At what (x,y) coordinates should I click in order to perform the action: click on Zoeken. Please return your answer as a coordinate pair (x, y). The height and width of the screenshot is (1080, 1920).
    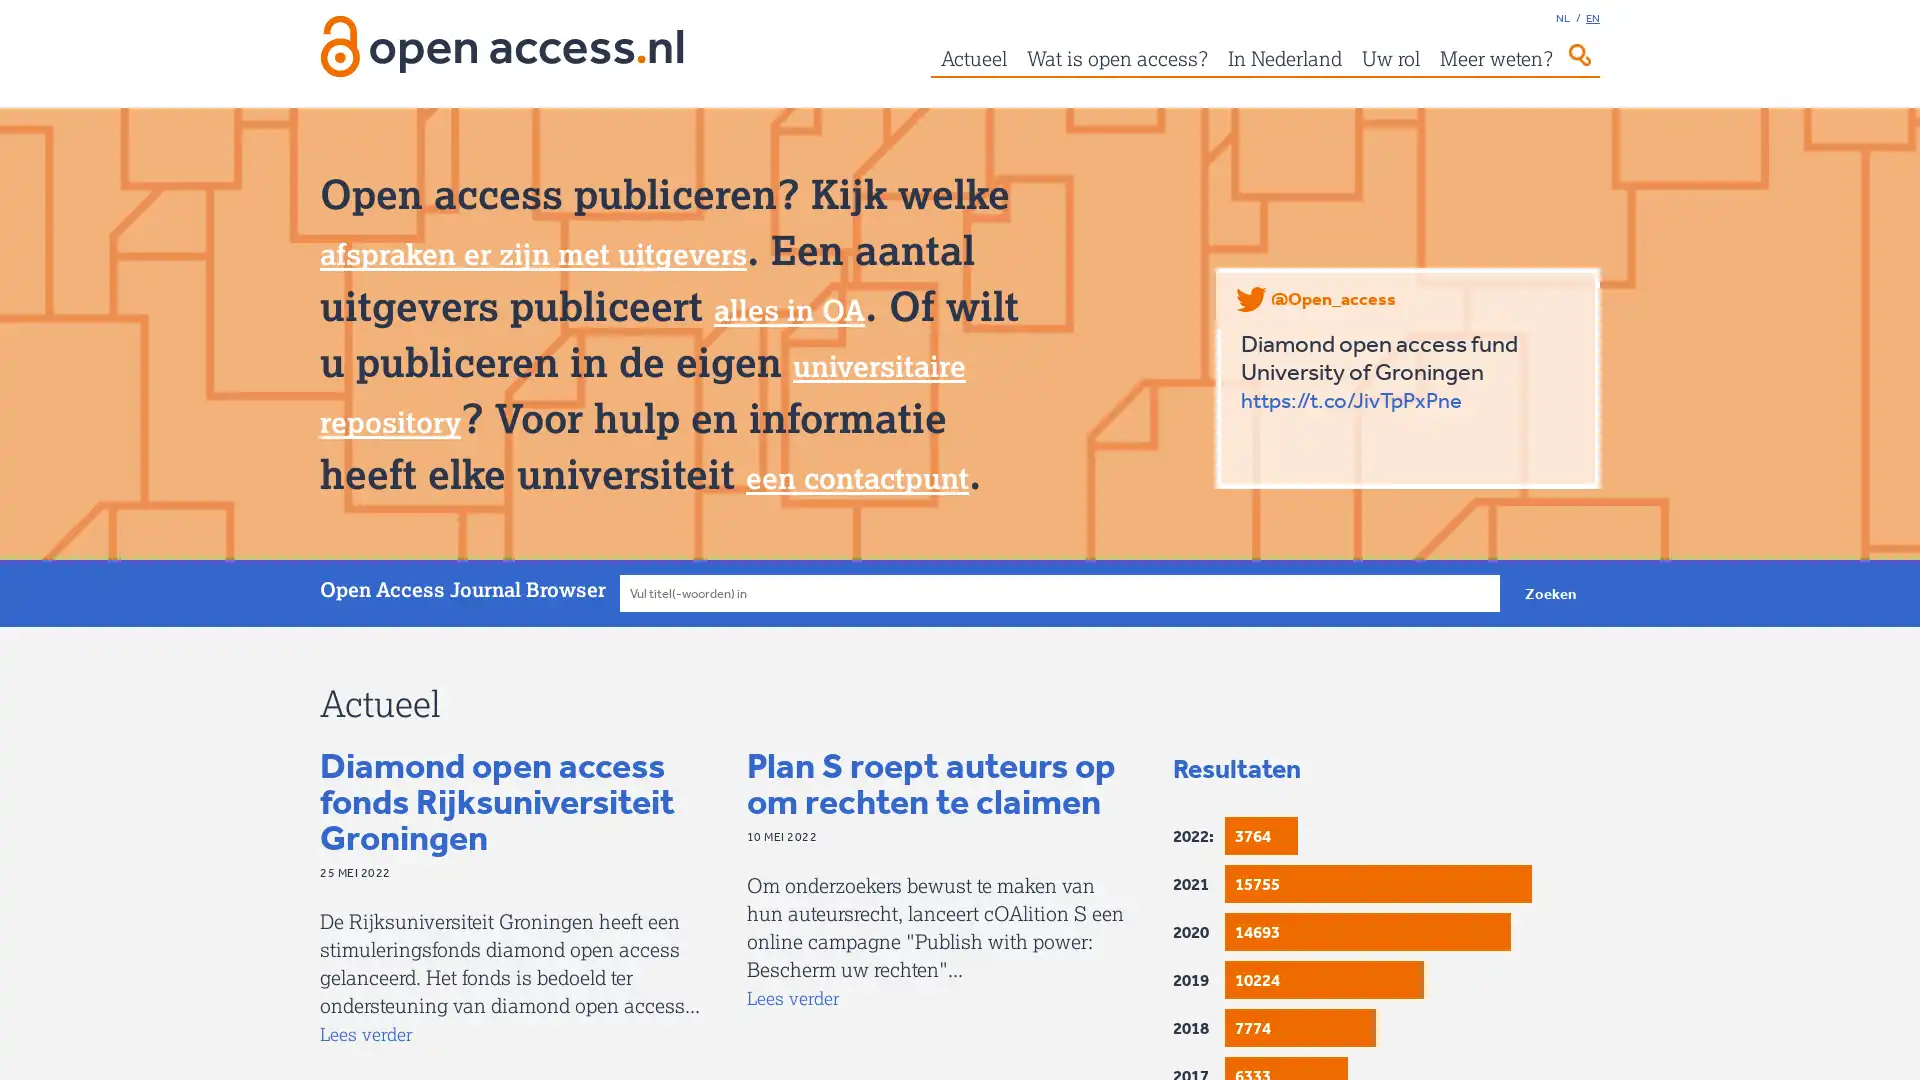
    Looking at the image, I should click on (1549, 644).